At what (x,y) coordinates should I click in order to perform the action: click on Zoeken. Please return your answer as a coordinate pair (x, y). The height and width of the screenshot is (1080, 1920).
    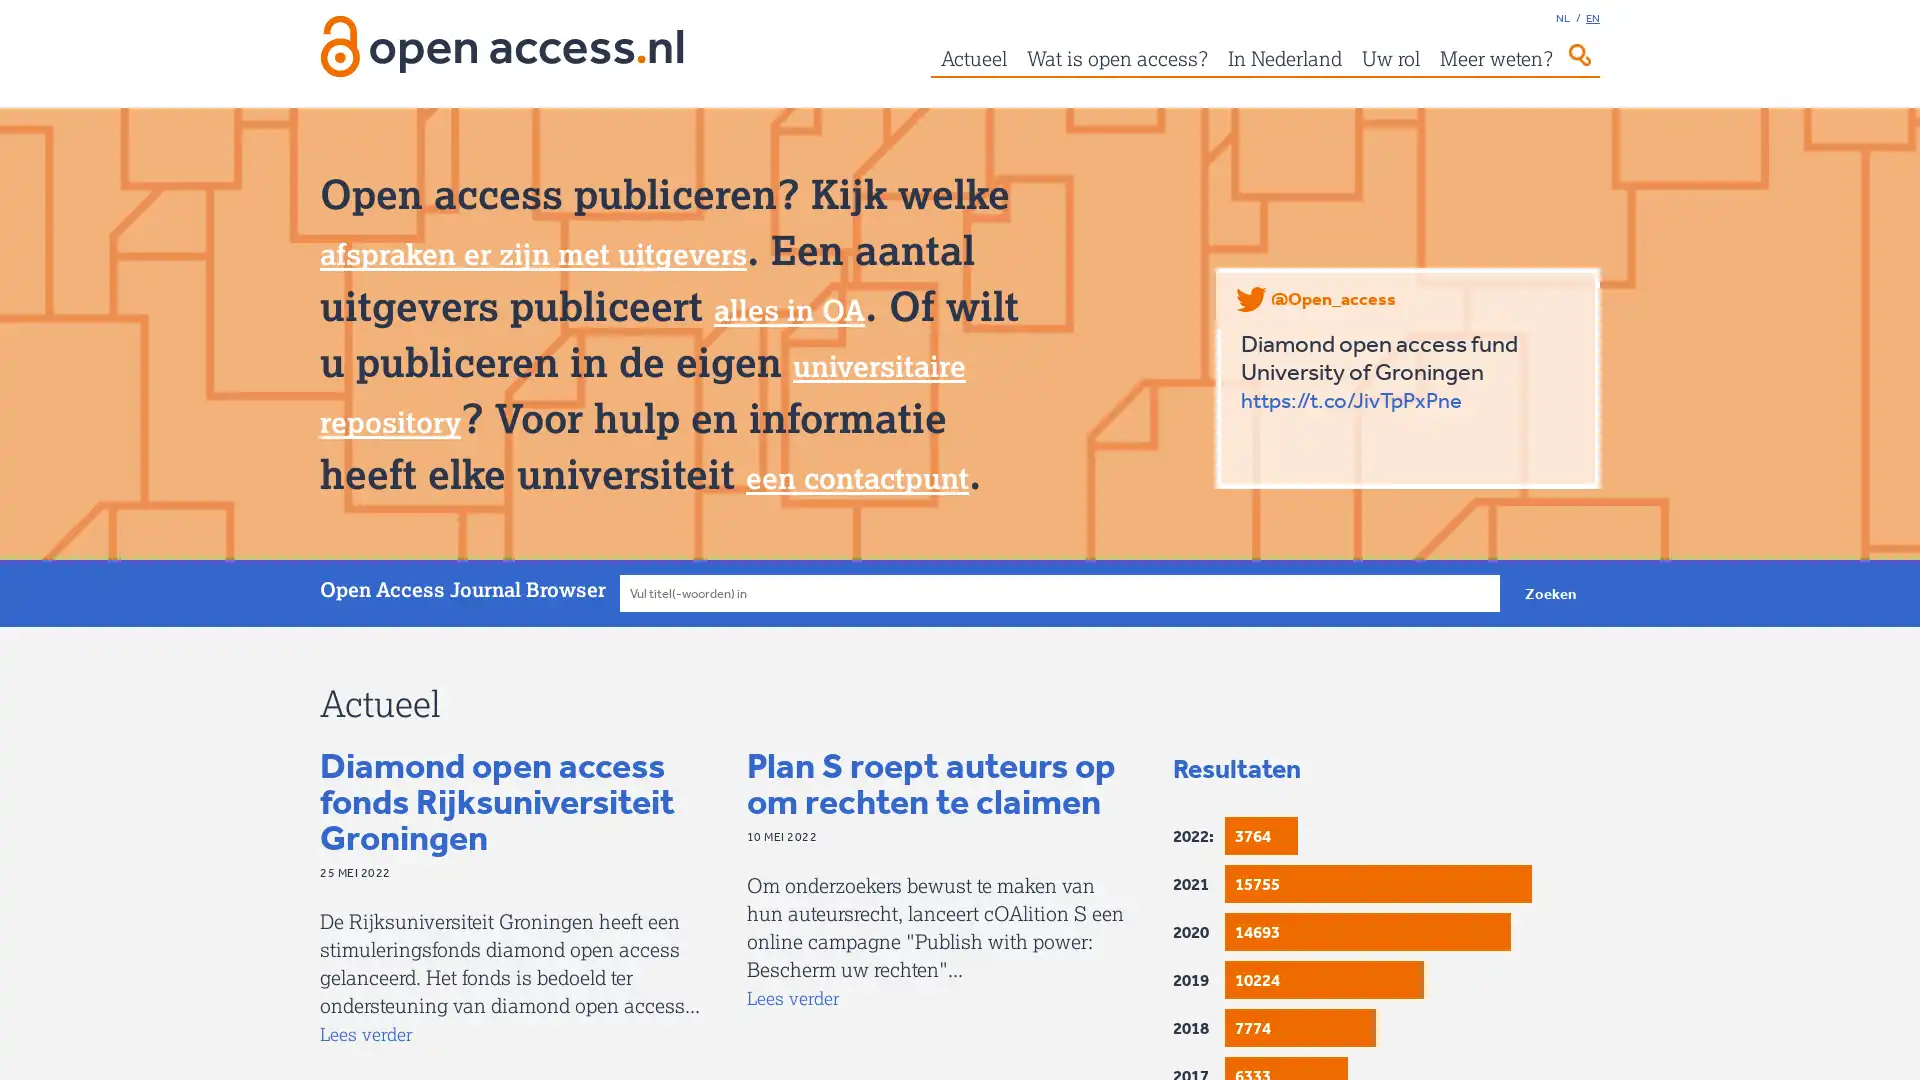
    Looking at the image, I should click on (1549, 644).